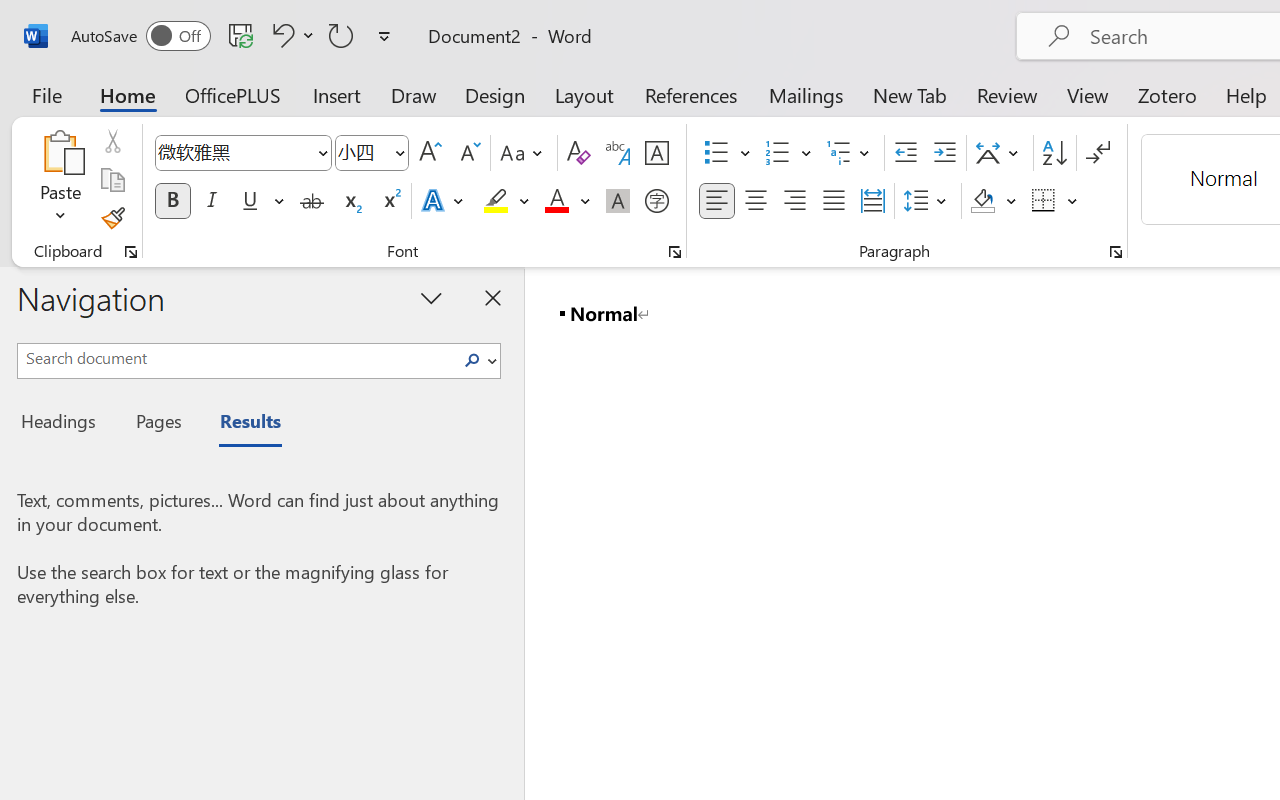 This screenshot has height=800, width=1280. What do you see at coordinates (172, 201) in the screenshot?
I see `'Bold'` at bounding box center [172, 201].